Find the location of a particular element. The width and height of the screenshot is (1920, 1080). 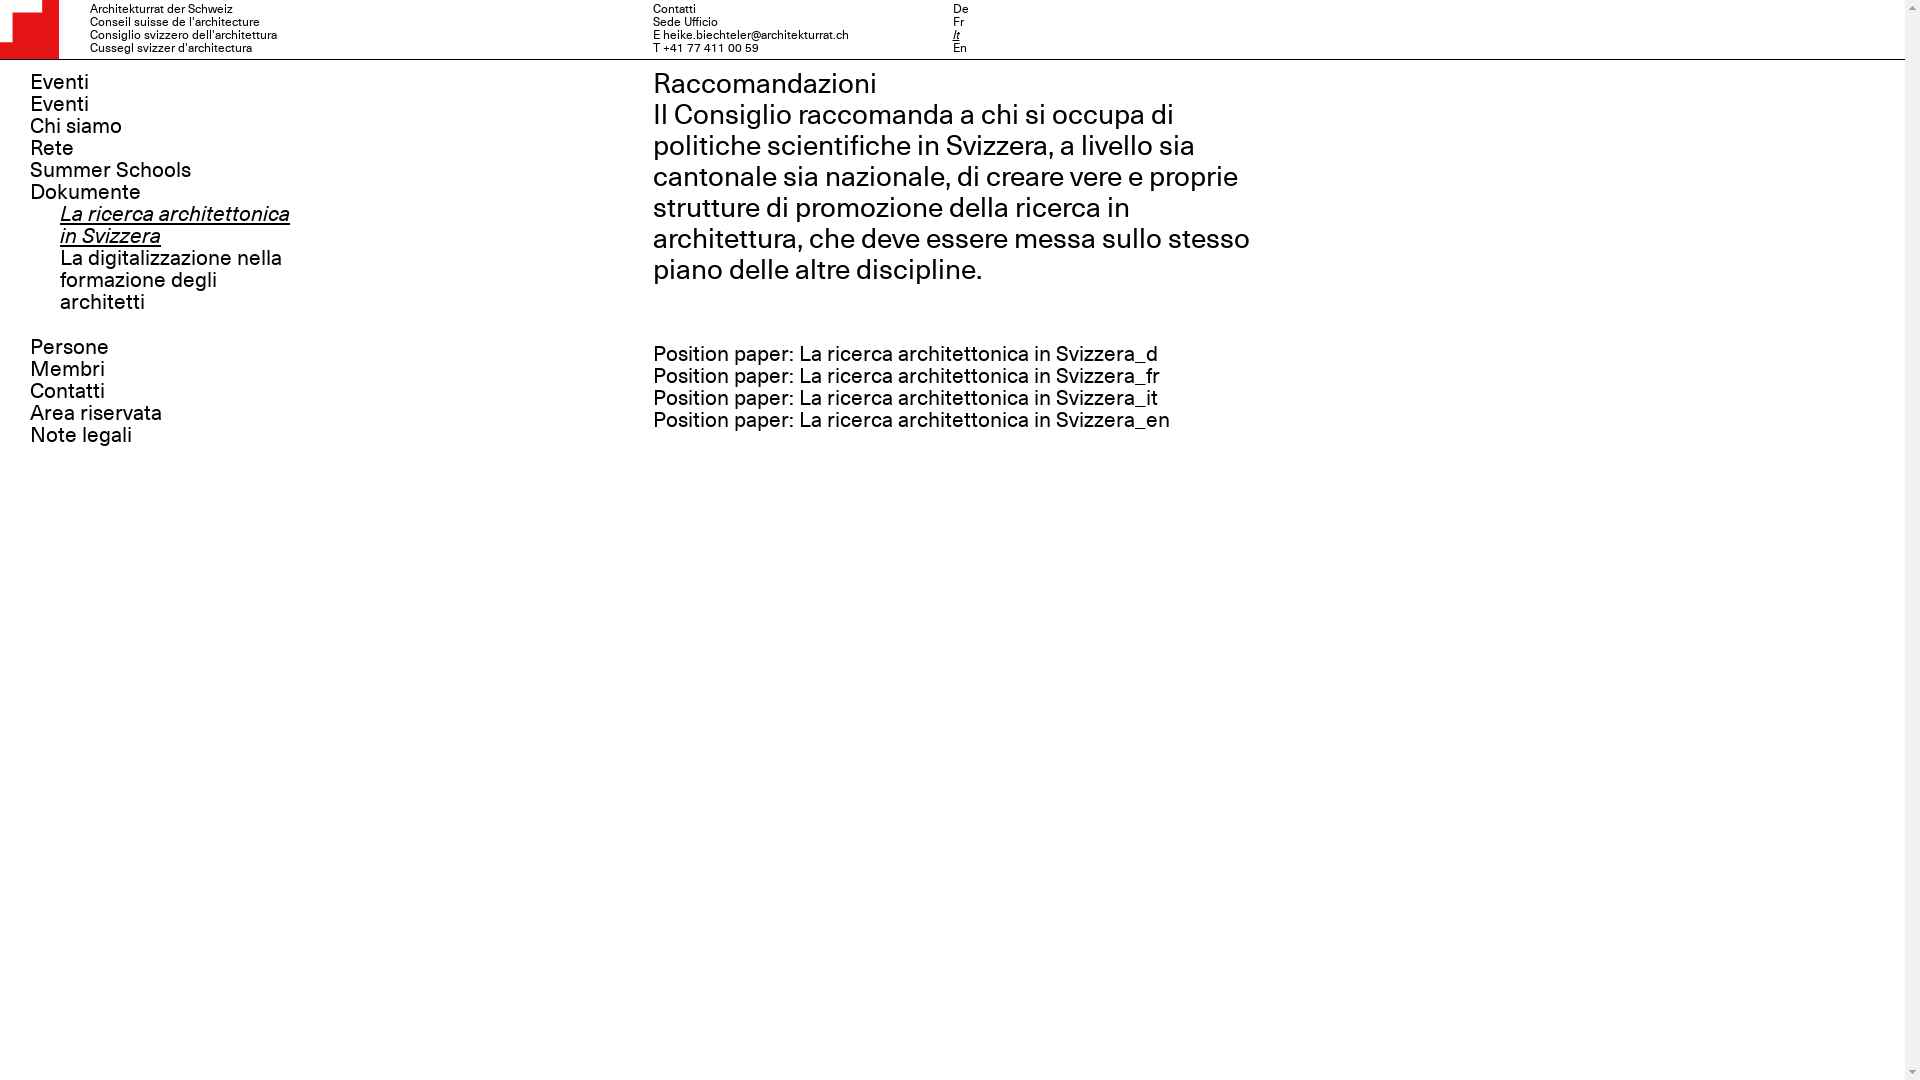

'Rete' is located at coordinates (52, 146).